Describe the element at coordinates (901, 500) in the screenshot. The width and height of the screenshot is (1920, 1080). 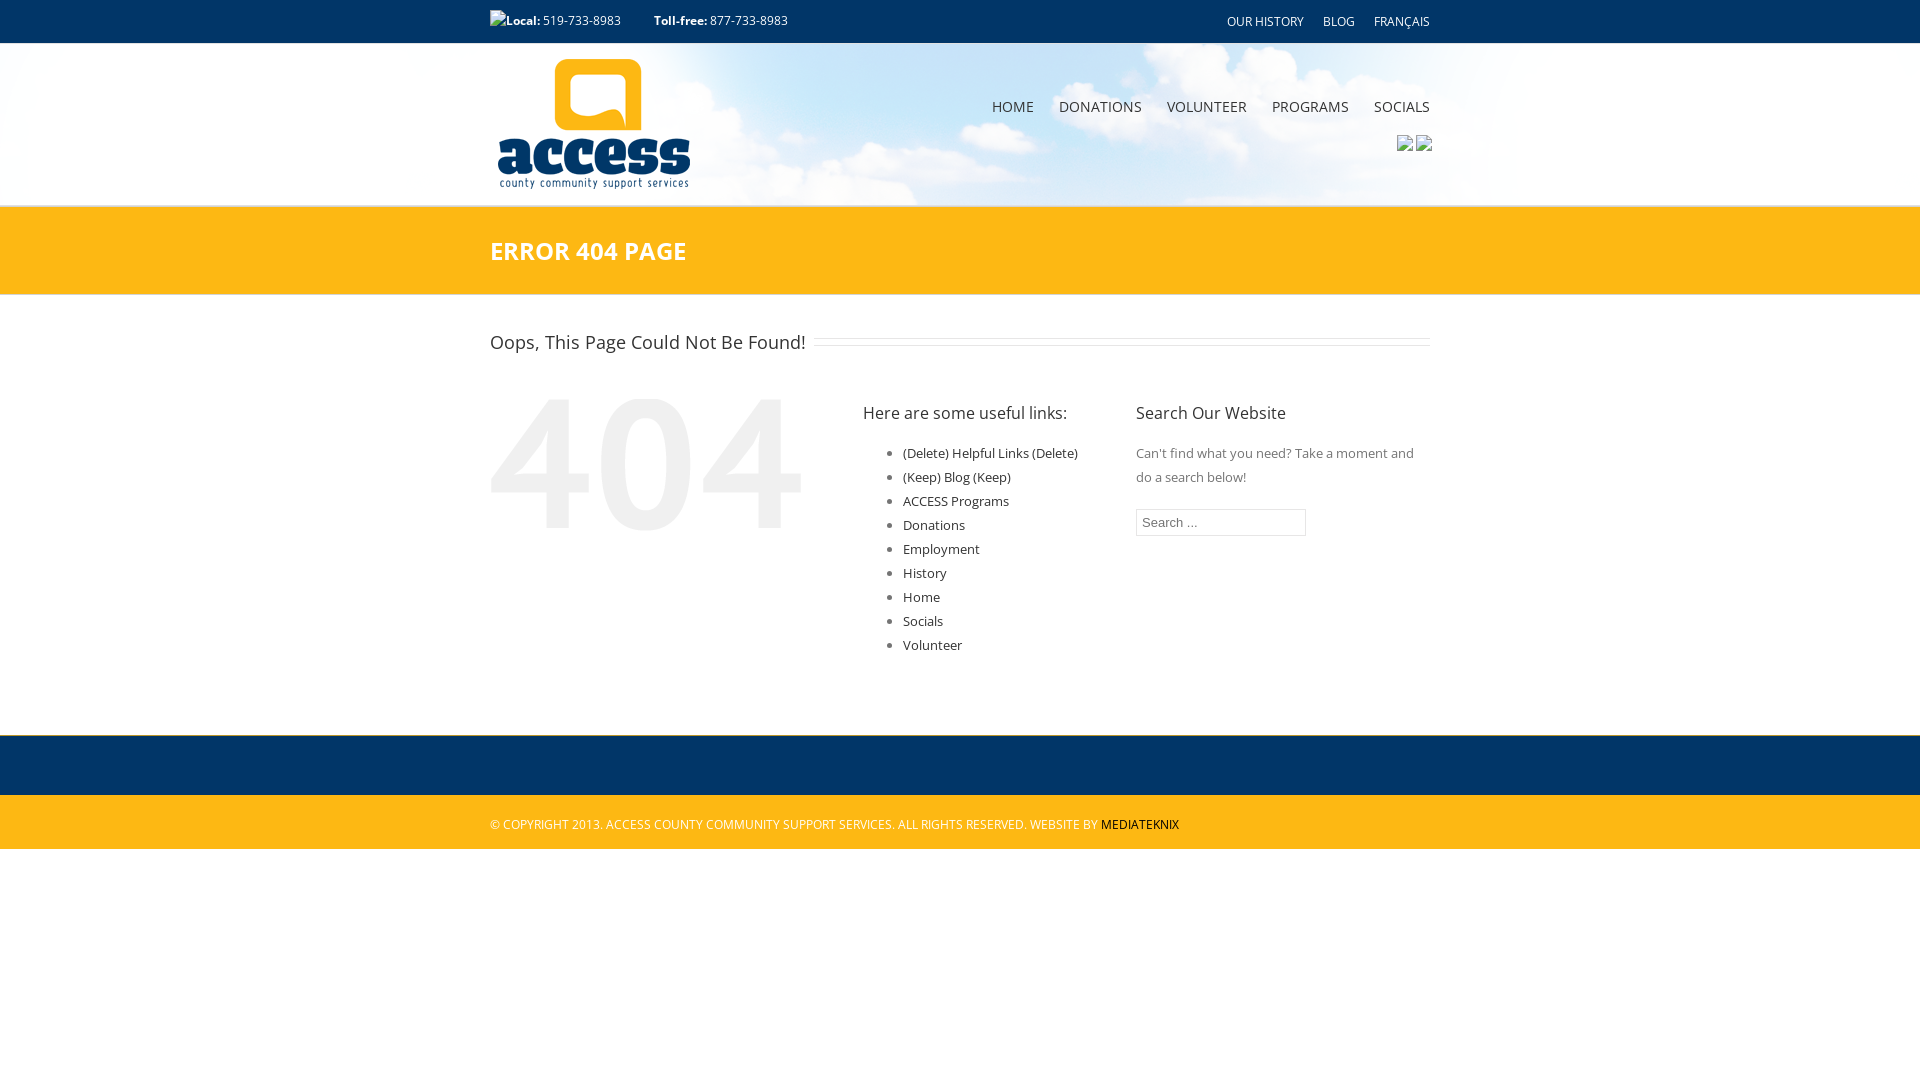
I see `'ACCESS Programs'` at that location.